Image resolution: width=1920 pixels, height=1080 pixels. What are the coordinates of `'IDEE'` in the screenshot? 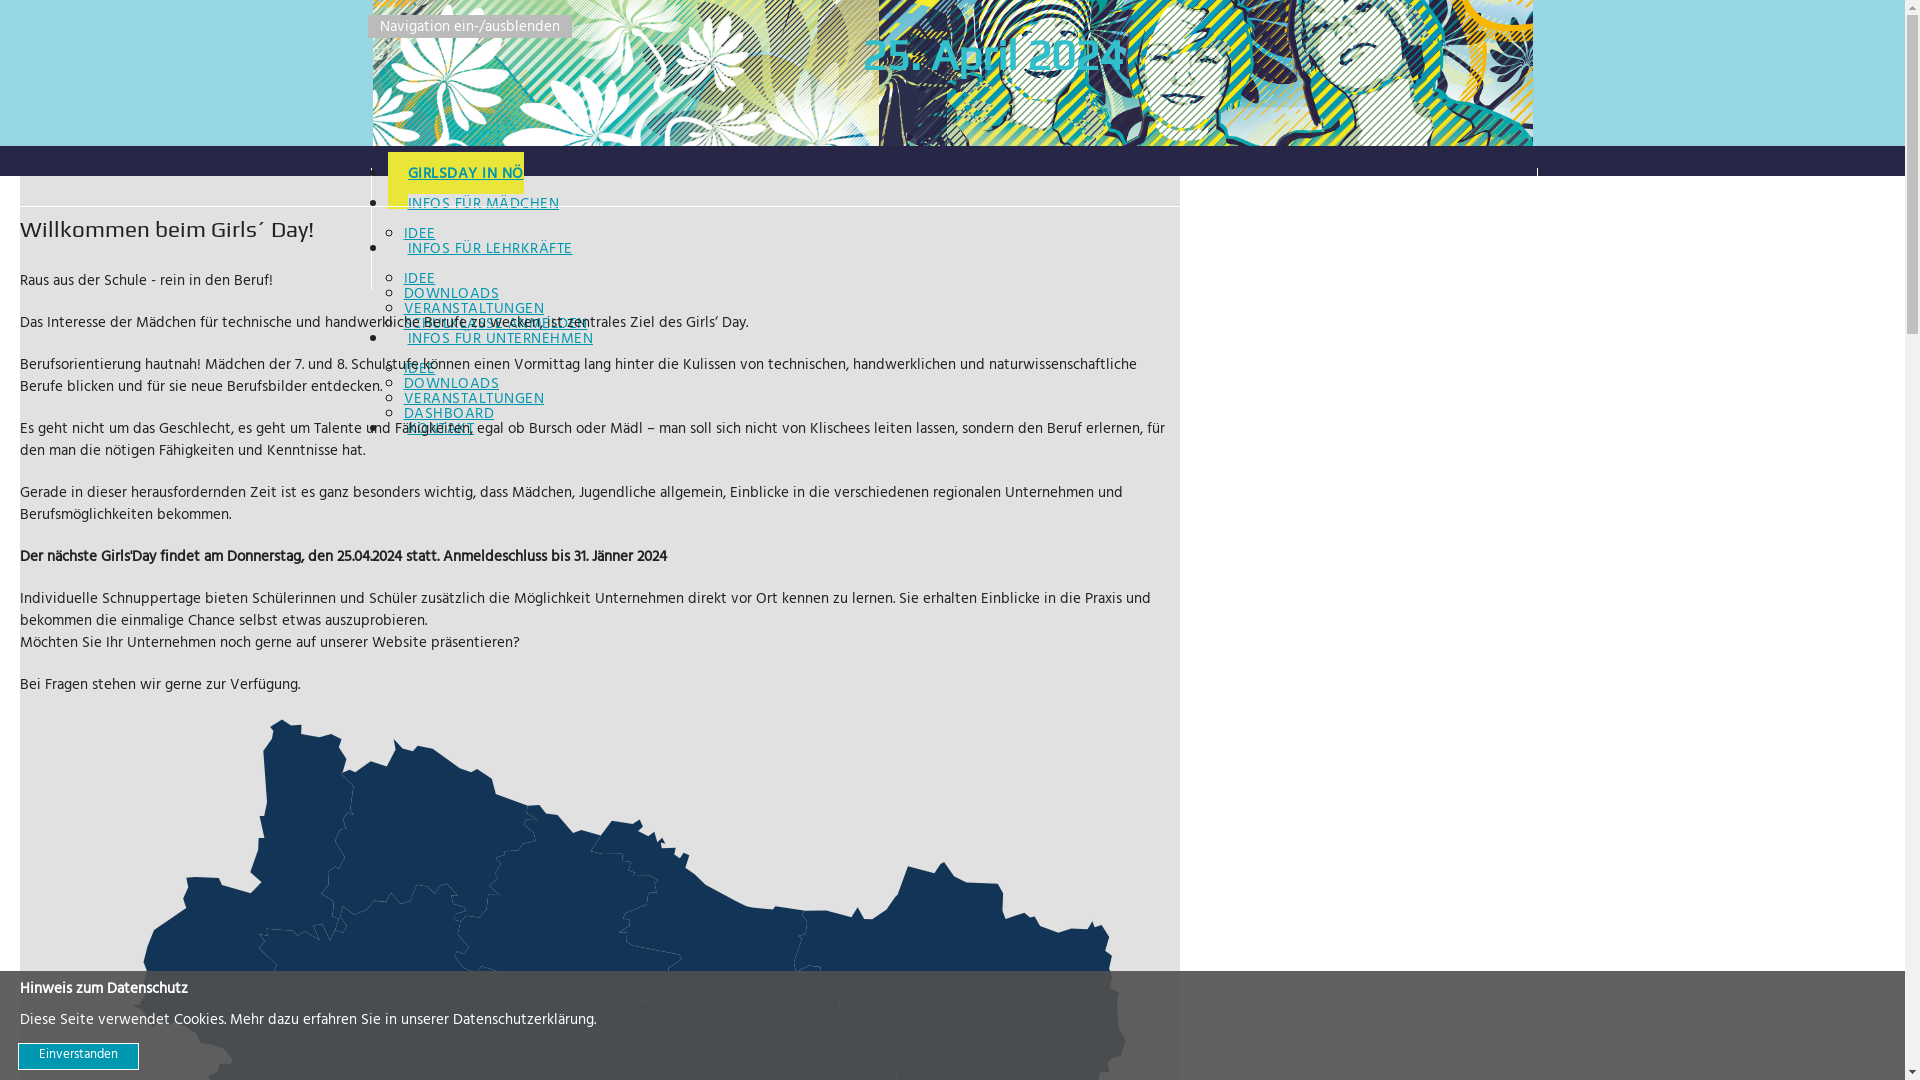 It's located at (419, 370).